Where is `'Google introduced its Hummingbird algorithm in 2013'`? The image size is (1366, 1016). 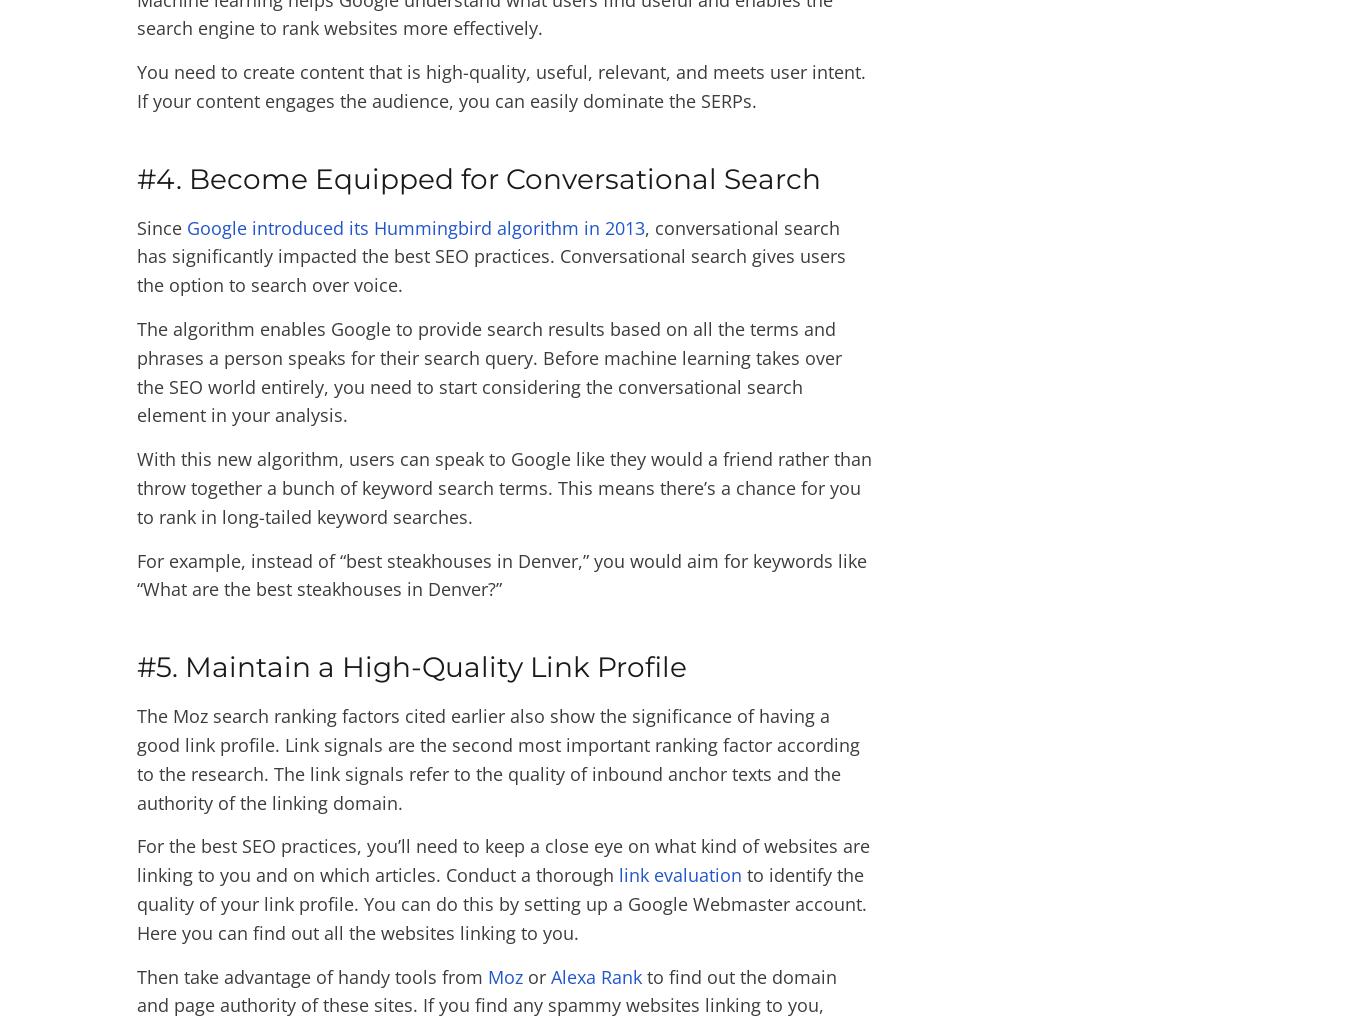 'Google introduced its Hummingbird algorithm in 2013' is located at coordinates (414, 226).